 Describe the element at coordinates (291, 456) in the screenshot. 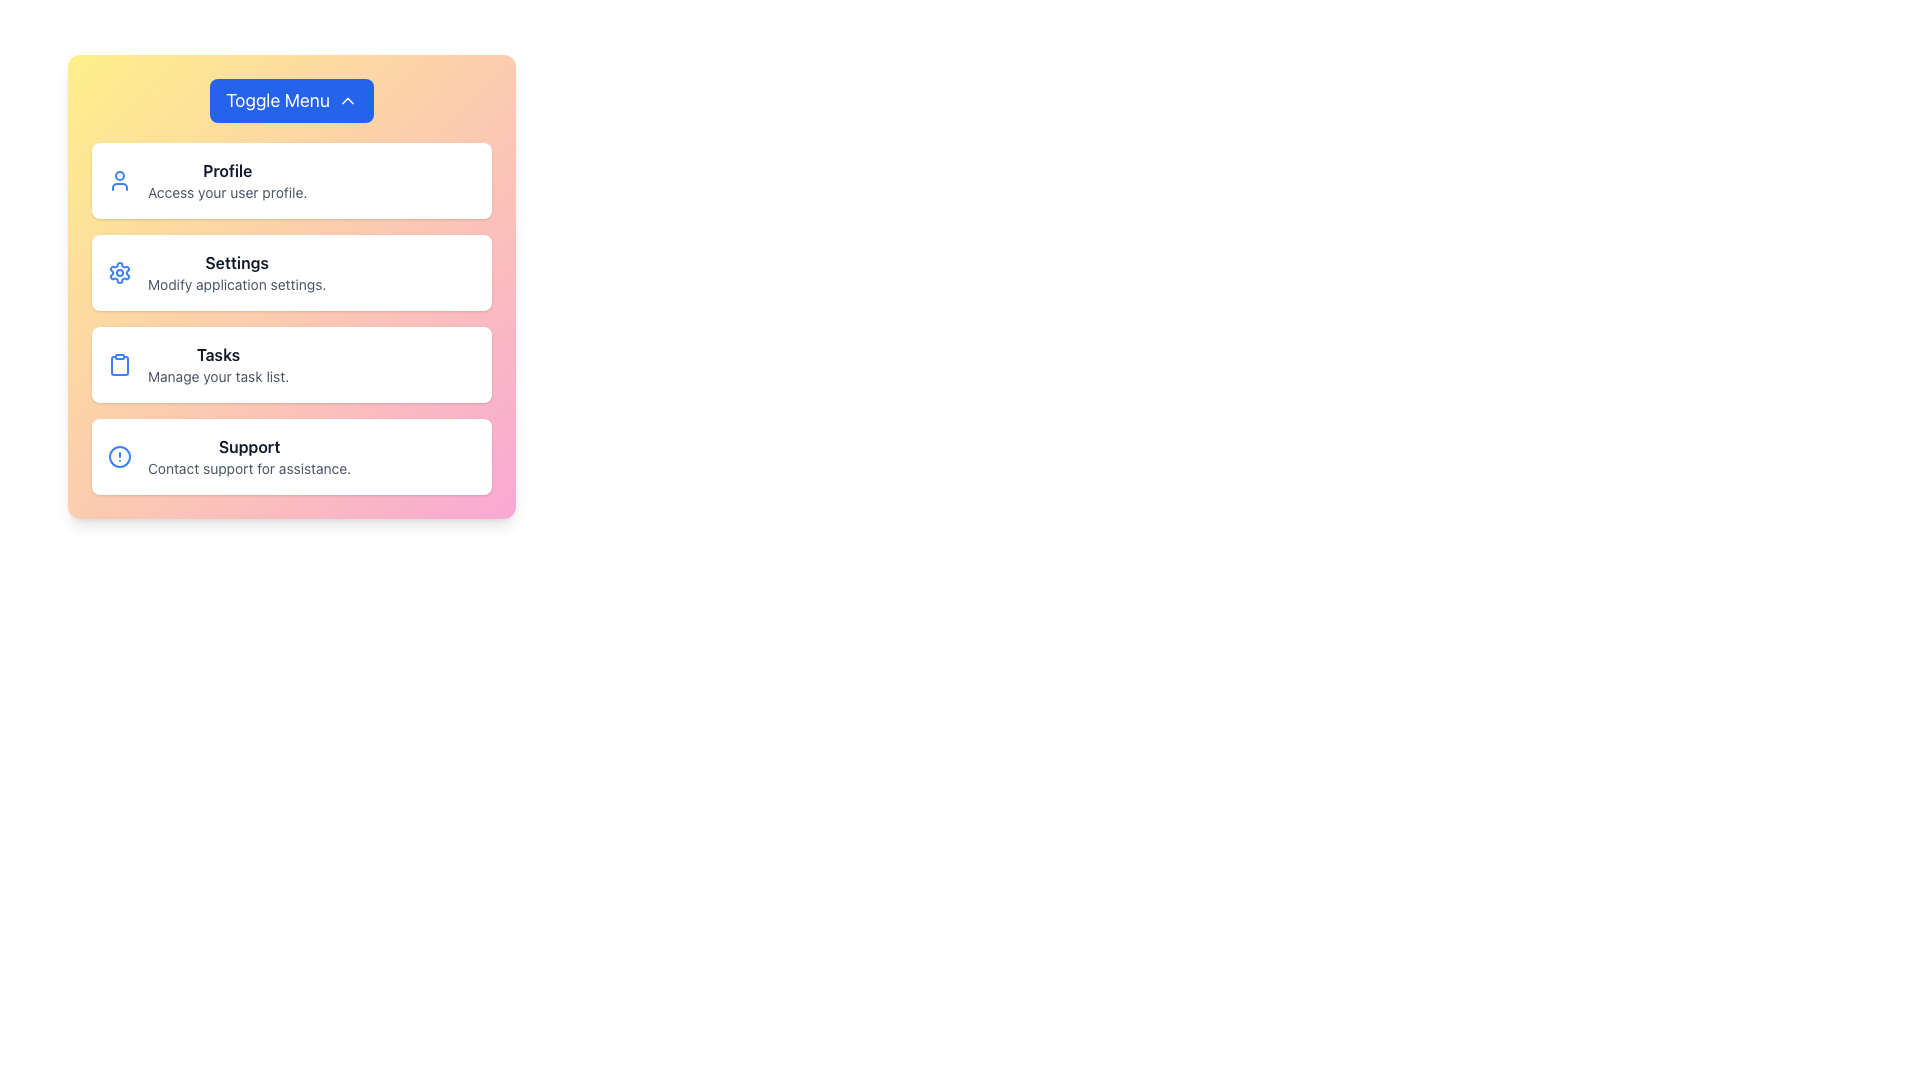

I see `the 'Support' informational card, which is the fourth card in a vertical list of options` at that location.